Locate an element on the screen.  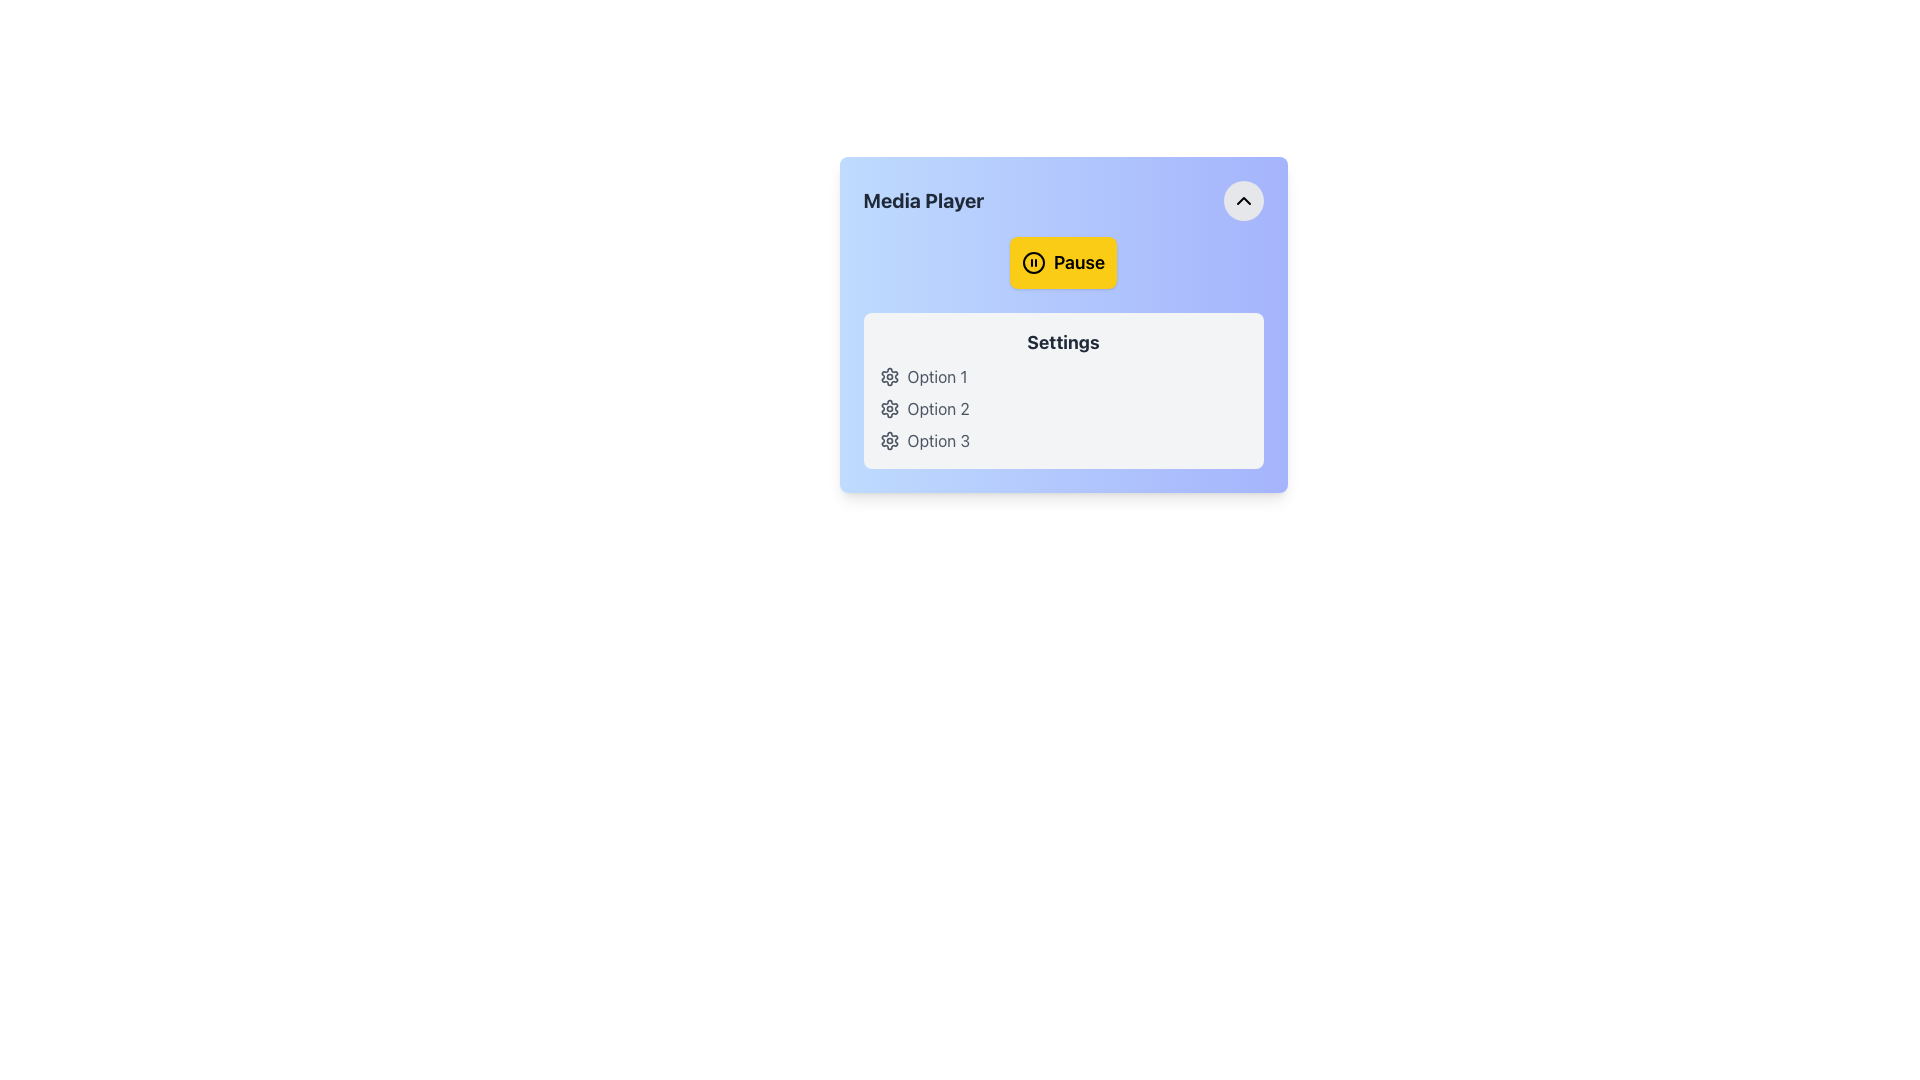
the black upward-pointing chevron icon located in the top-right corner of the card-like interface to interact with it is located at coordinates (1242, 200).